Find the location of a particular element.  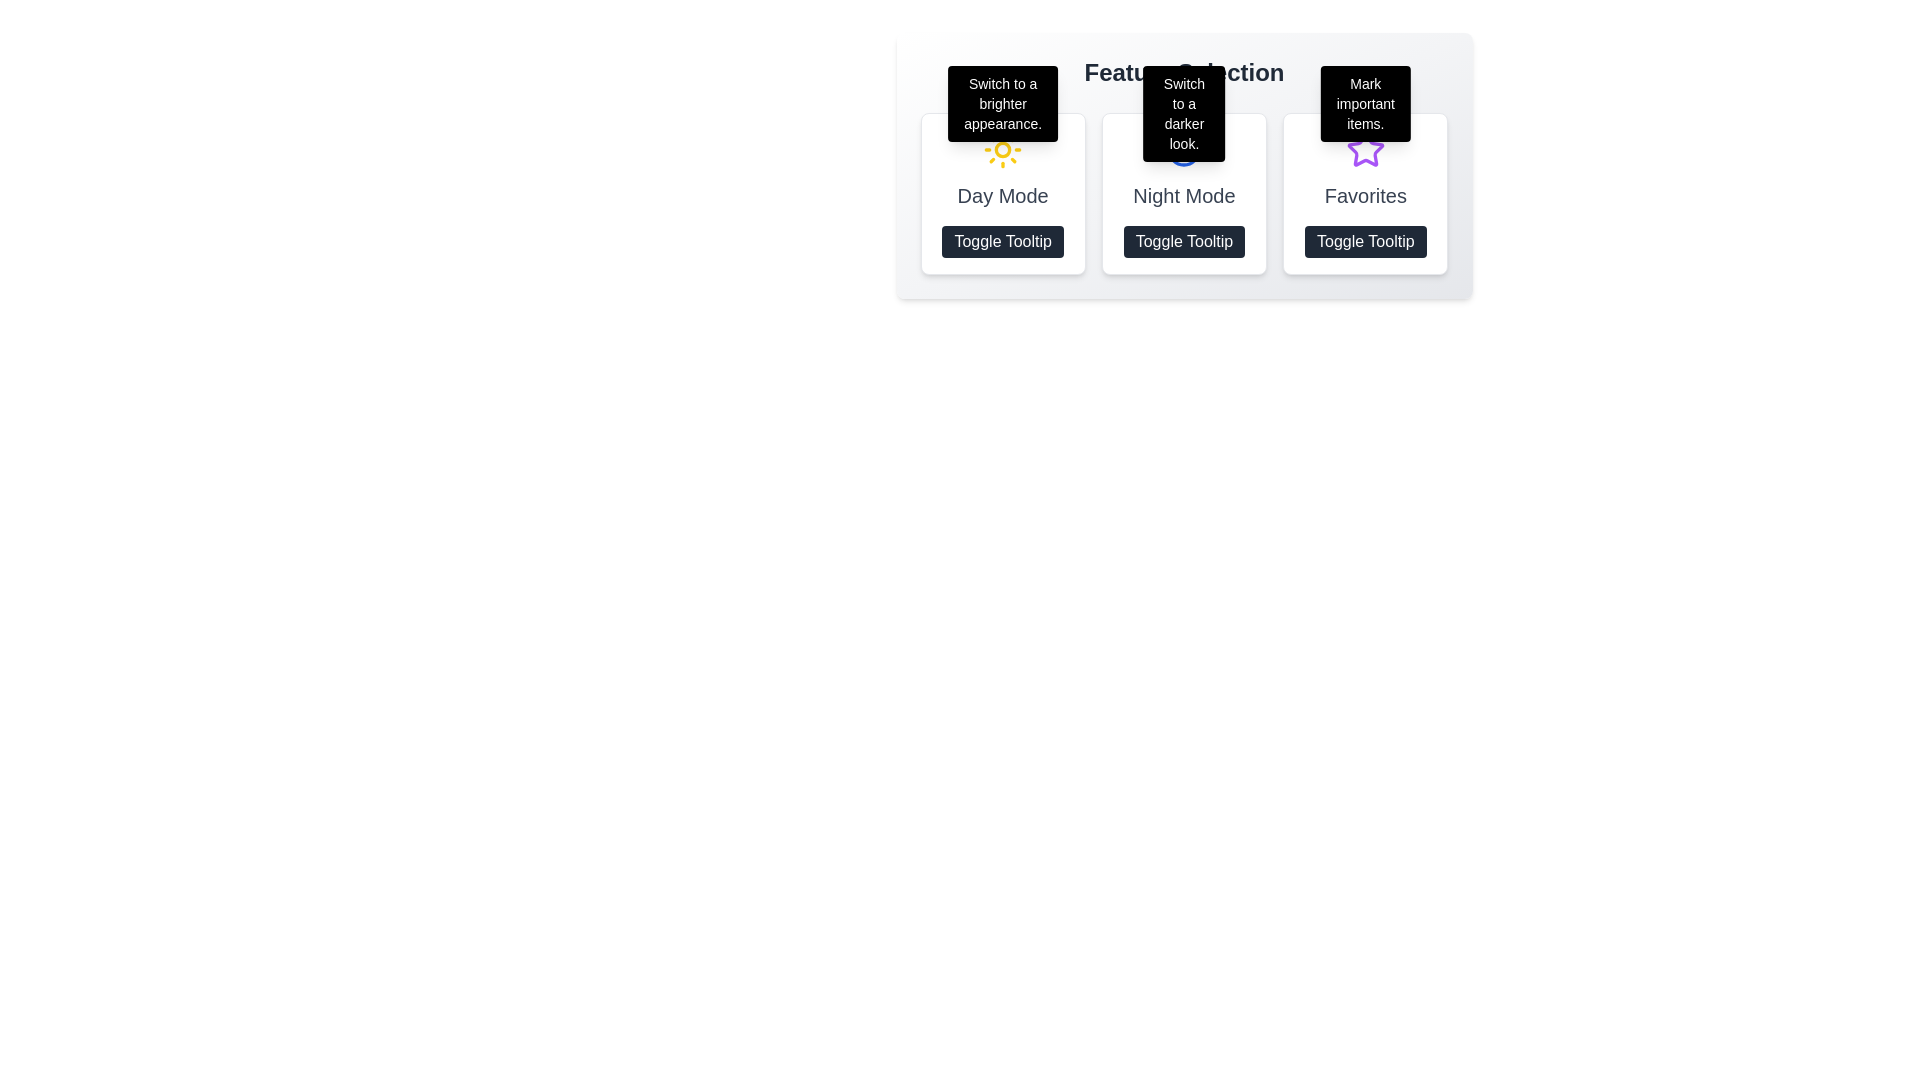

the button located at the bottom of the 'Favorites' card is located at coordinates (1364, 241).